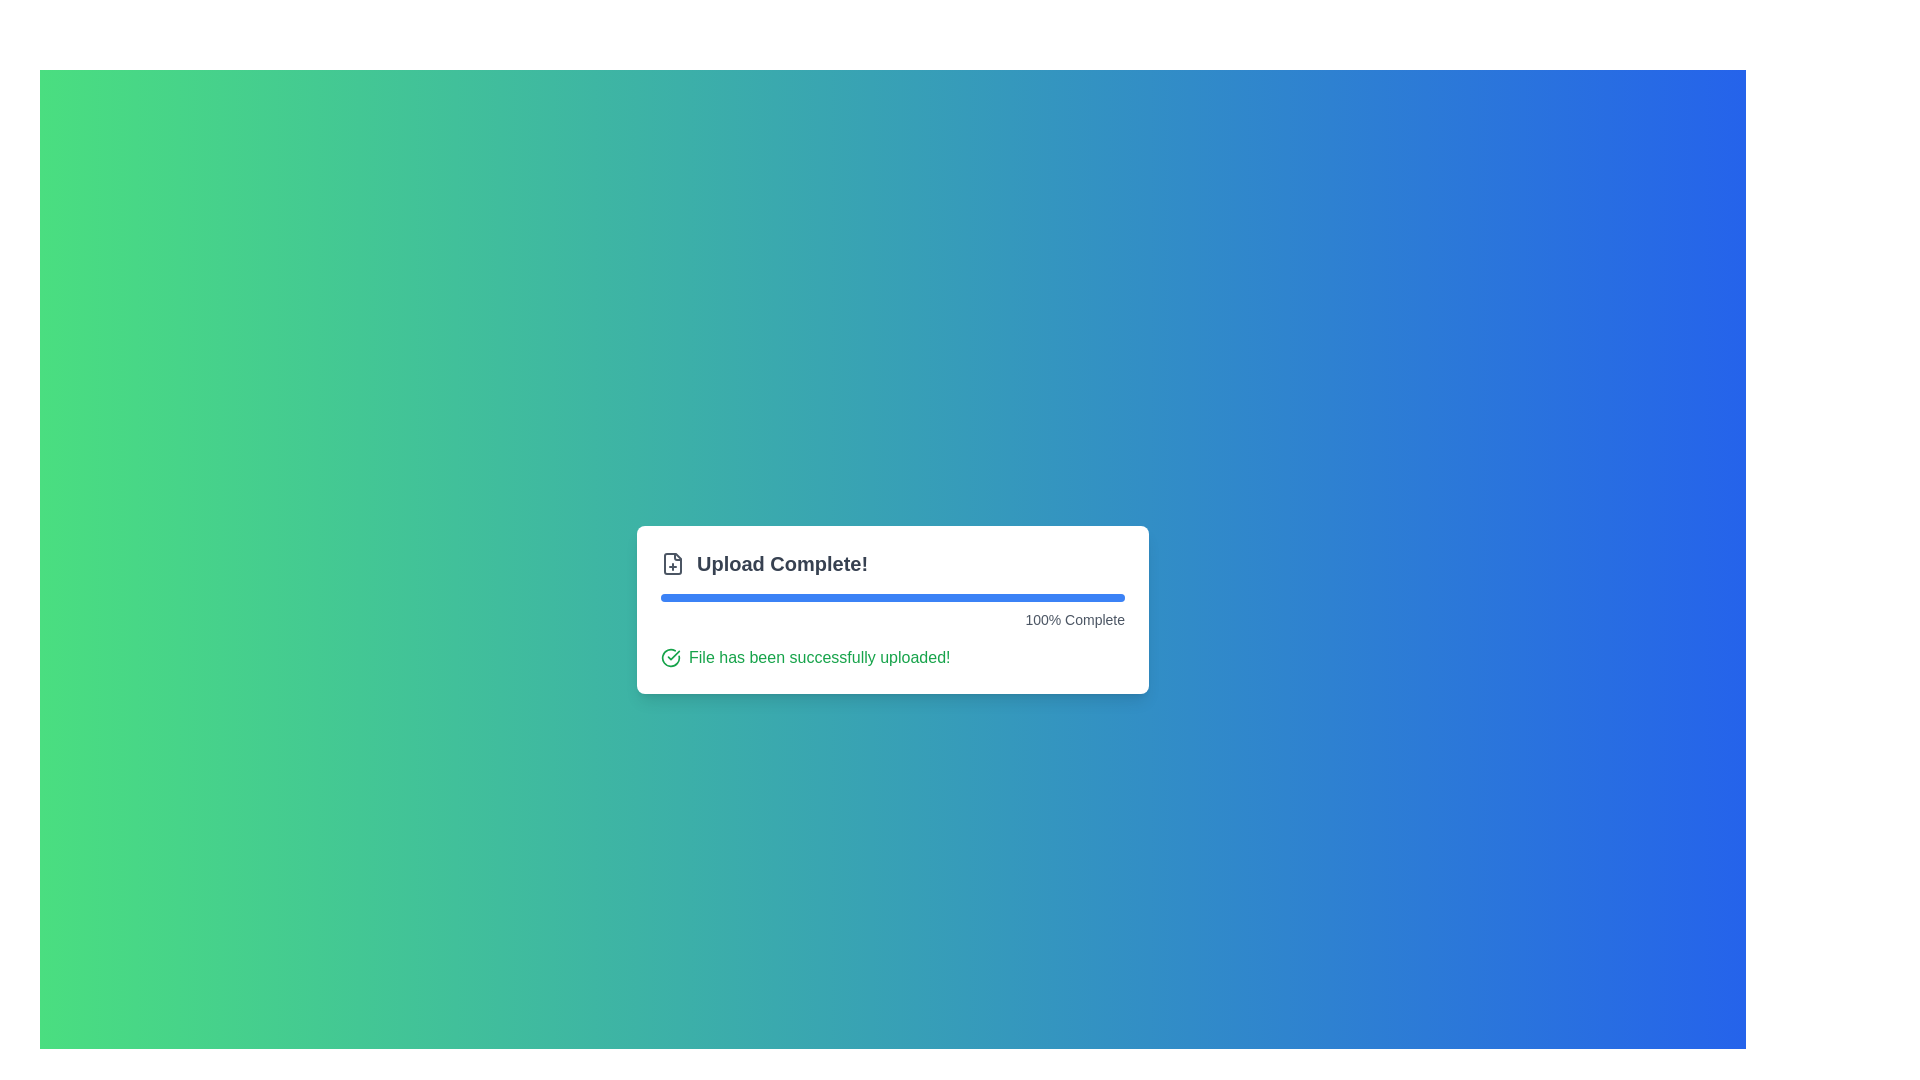 This screenshot has width=1920, height=1080. I want to click on the text label displaying 'Upload Complete!' which is styled in a larger-sized, bold gray font and positioned near the top of the interface card, so click(781, 563).